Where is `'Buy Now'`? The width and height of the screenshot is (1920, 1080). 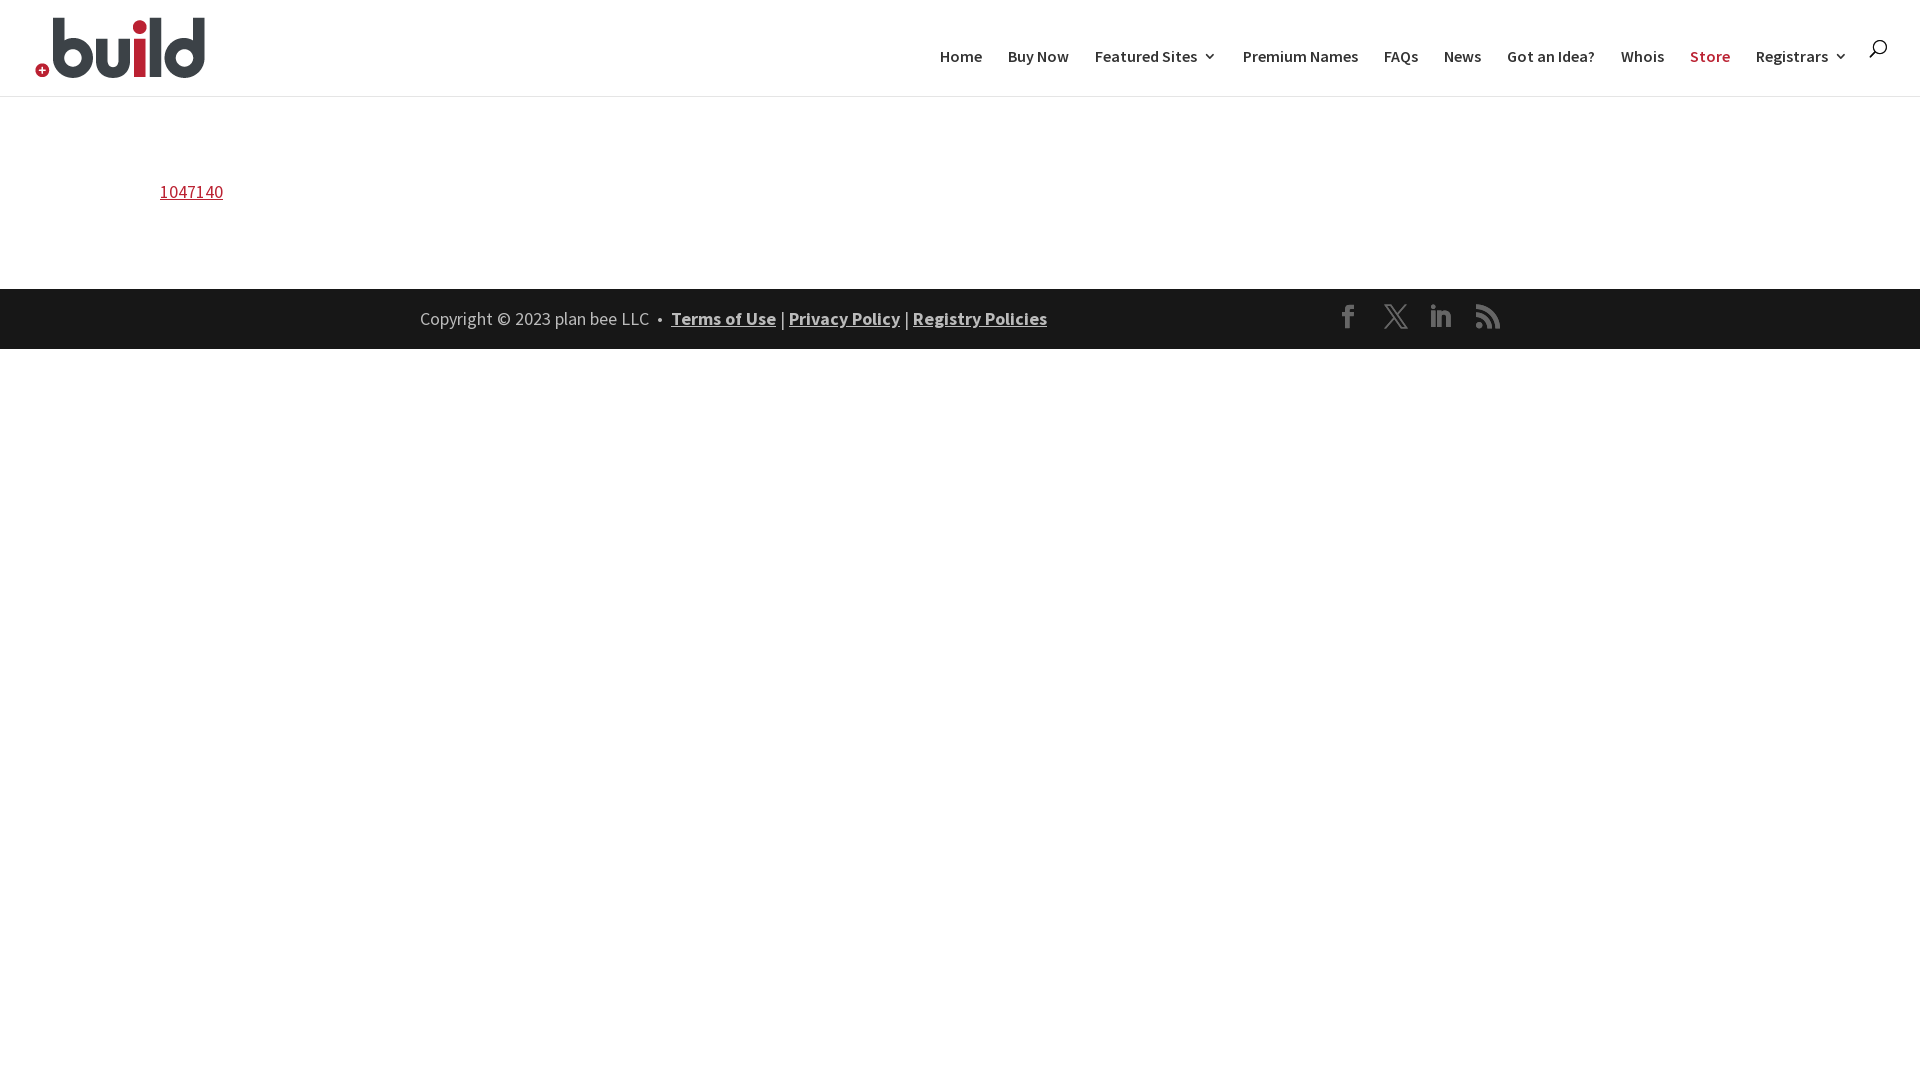 'Buy Now' is located at coordinates (1038, 71).